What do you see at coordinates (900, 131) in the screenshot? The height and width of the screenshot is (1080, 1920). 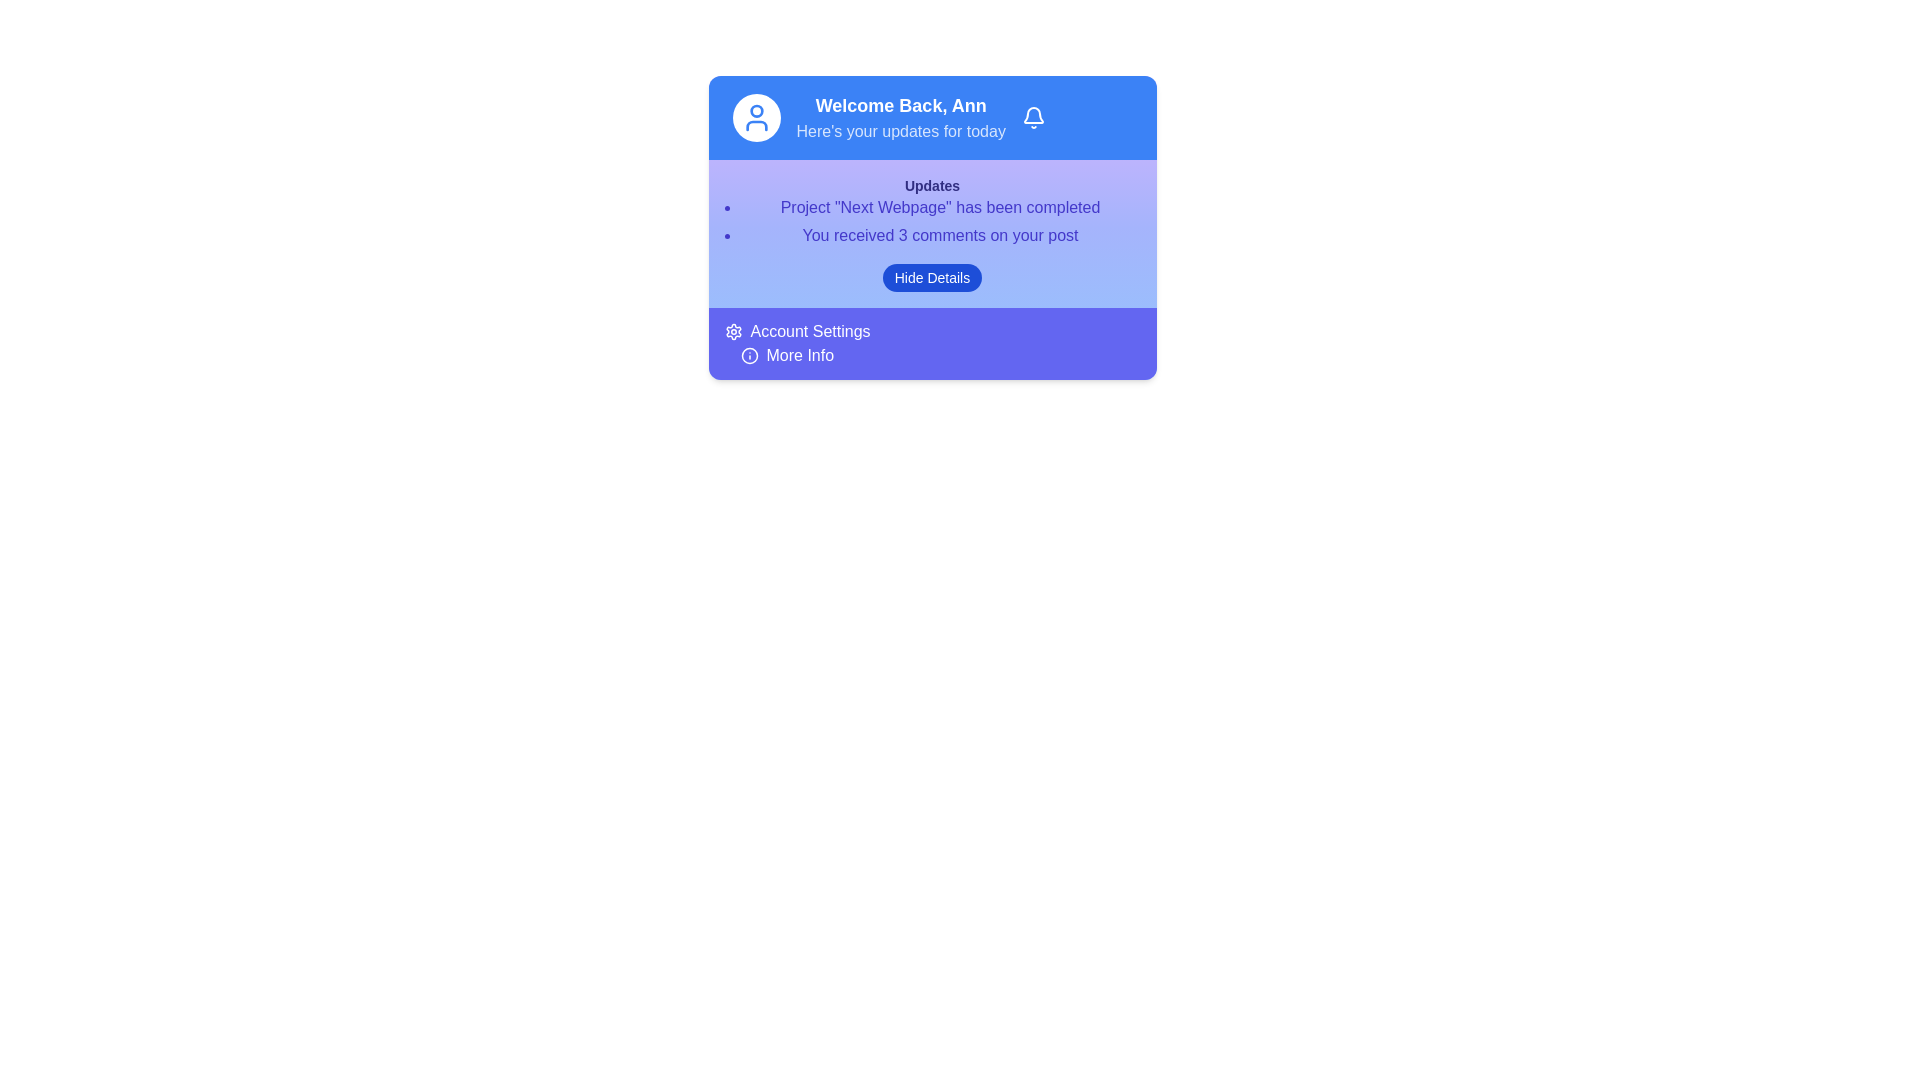 I see `the text label displaying 'Here's your updates for today', which is positioned centrally beneath the welcoming header 'Welcome Back, Ann'` at bounding box center [900, 131].